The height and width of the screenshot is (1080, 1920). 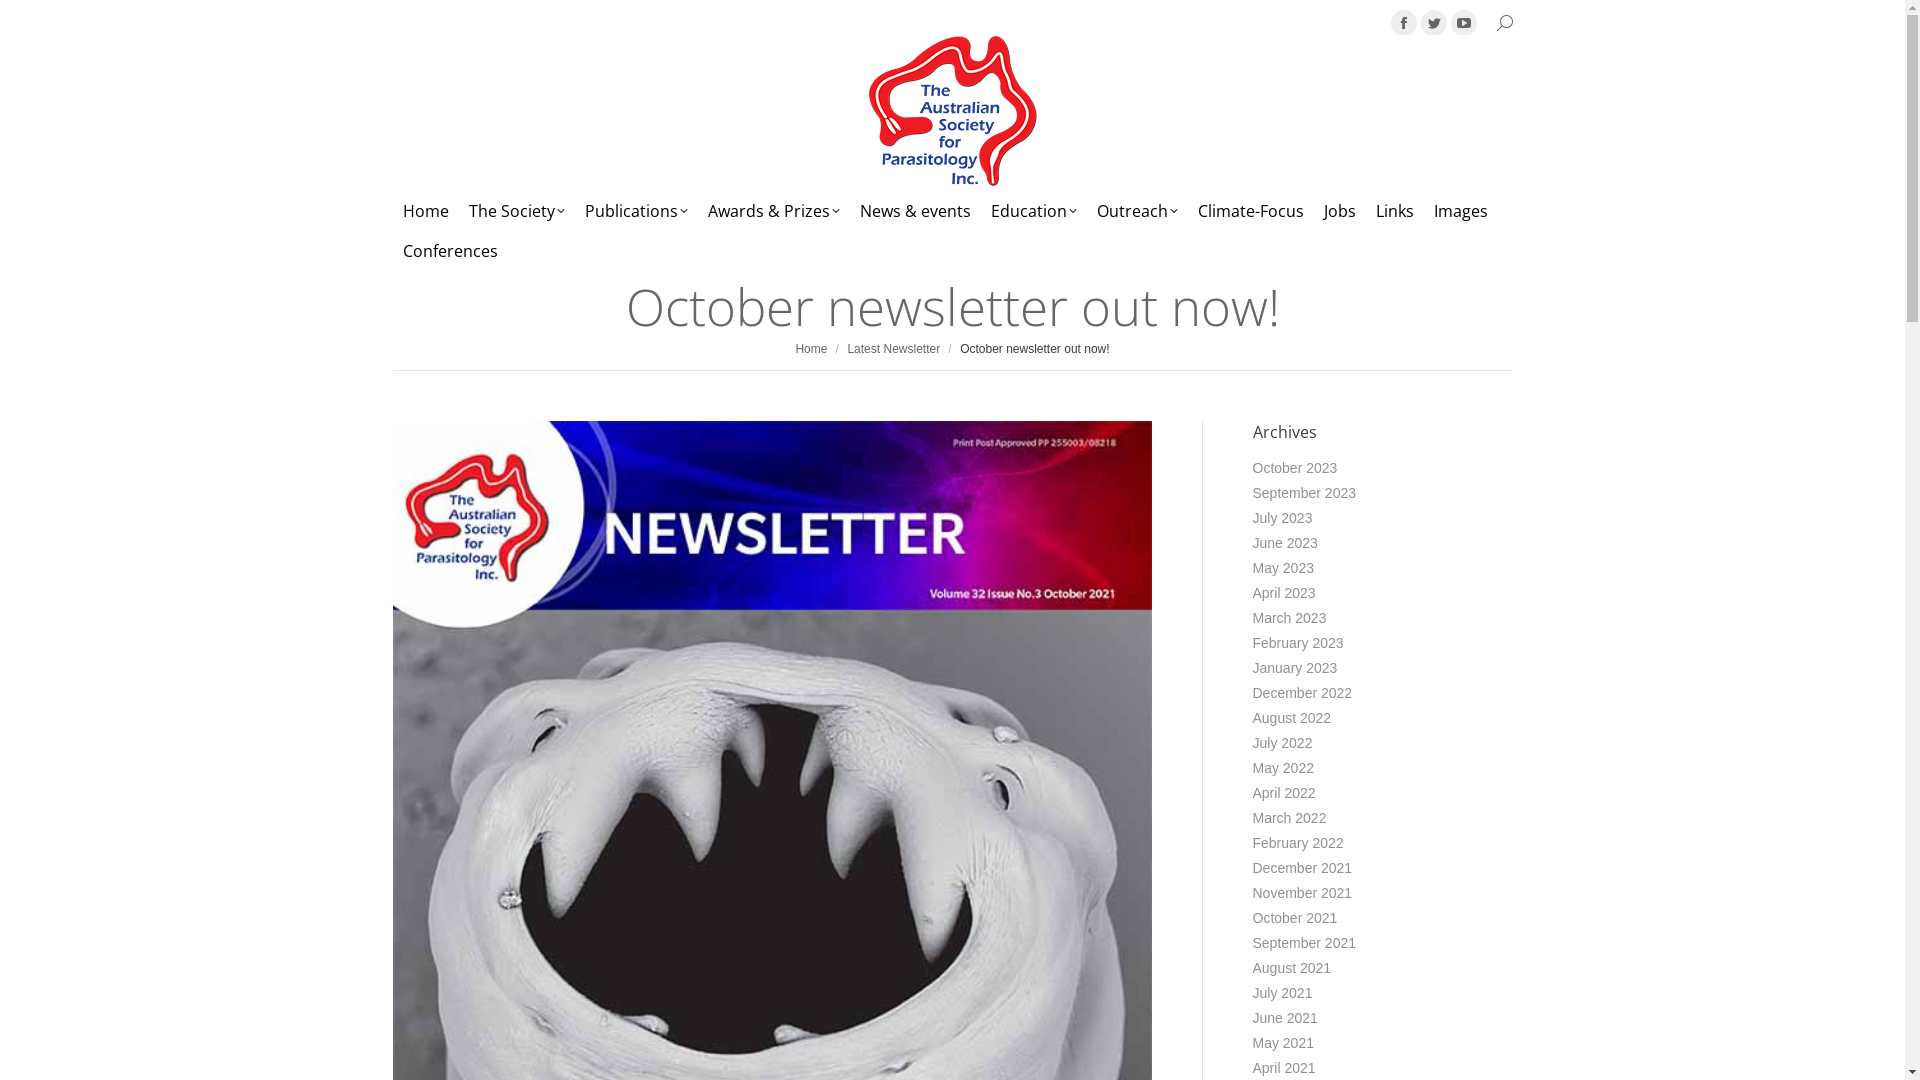 What do you see at coordinates (1291, 967) in the screenshot?
I see `'August 2021'` at bounding box center [1291, 967].